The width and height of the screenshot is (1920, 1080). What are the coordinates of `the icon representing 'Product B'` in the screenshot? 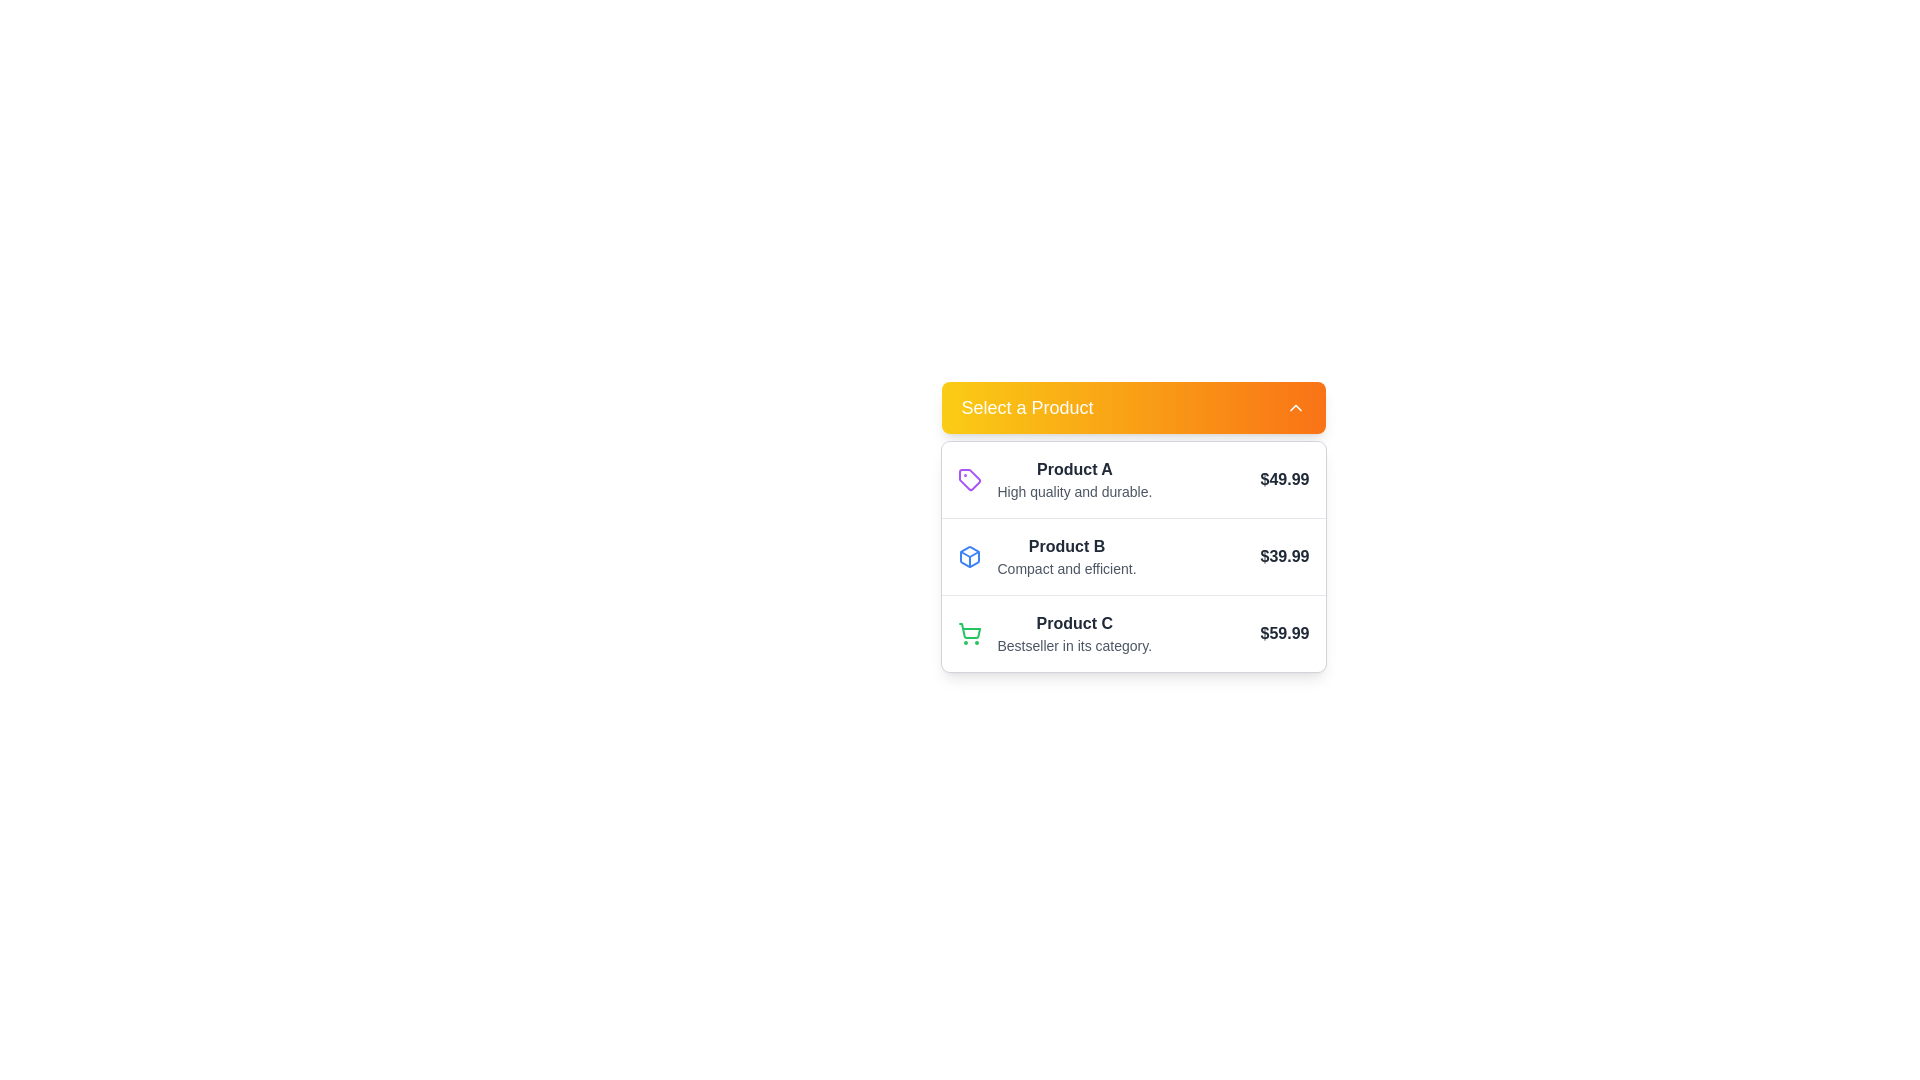 It's located at (969, 556).